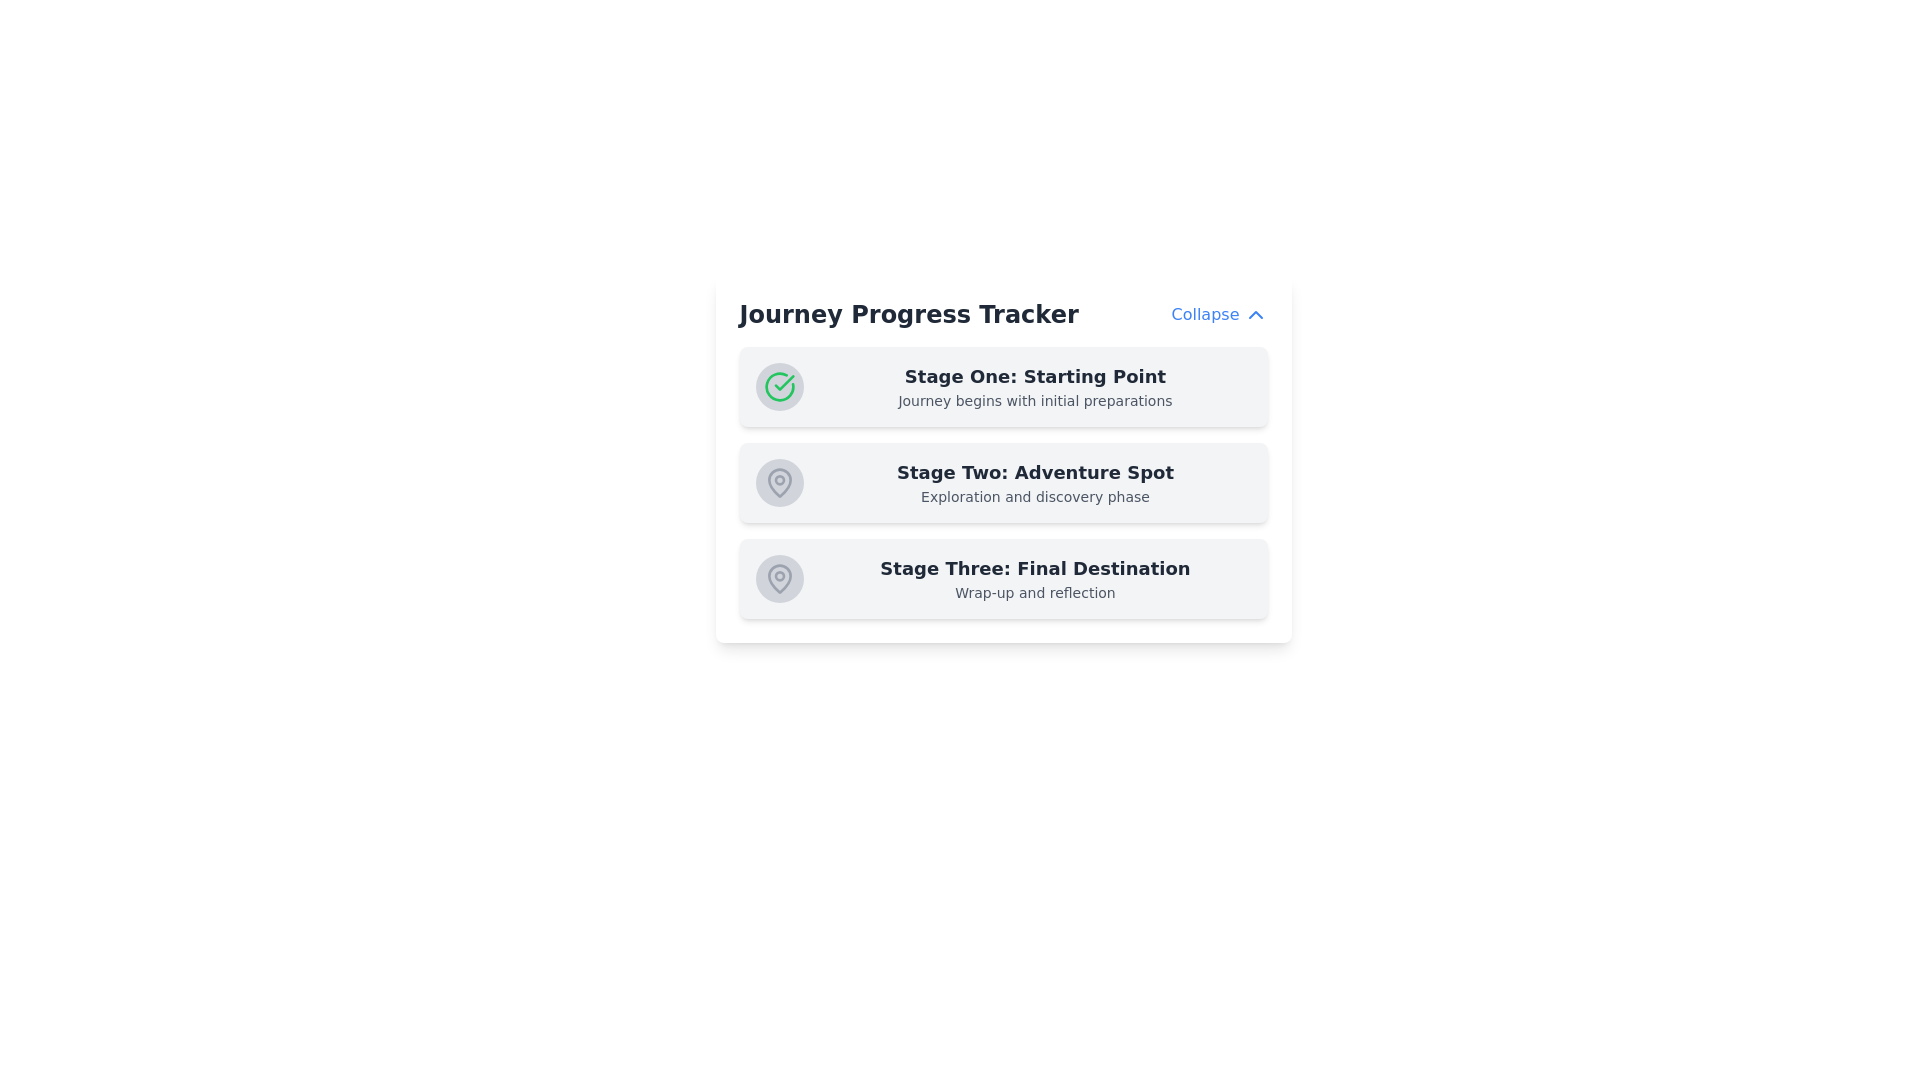 The width and height of the screenshot is (1920, 1080). I want to click on the decorative icon representing the stage 'Adventure Spot', centrally aligned within the second stage card titled 'Stage Two: Adventure Spot' in the progress tracker layout, so click(778, 482).